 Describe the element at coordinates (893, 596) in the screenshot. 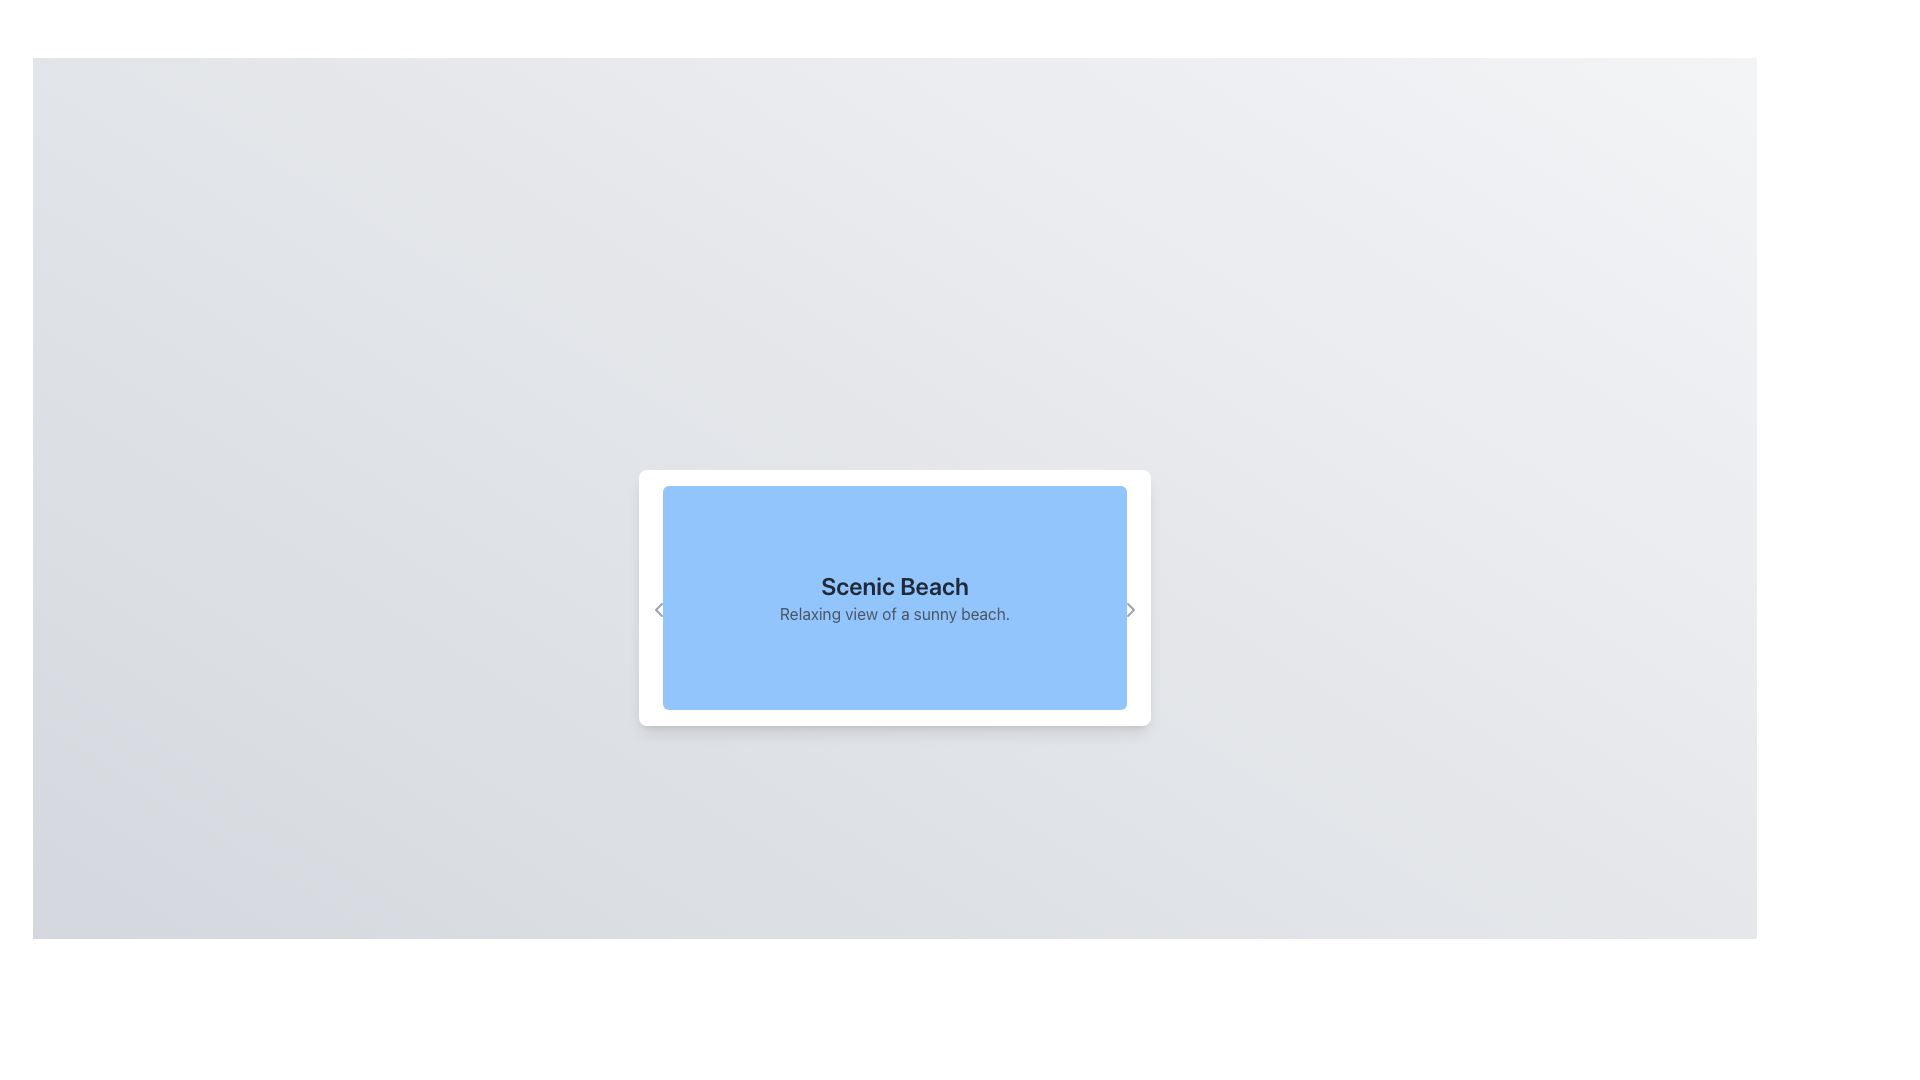

I see `textual content of the Information Display Panel titled 'Scenic Beach' with a subtitle 'Relaxing view of a sunny beach.'` at that location.